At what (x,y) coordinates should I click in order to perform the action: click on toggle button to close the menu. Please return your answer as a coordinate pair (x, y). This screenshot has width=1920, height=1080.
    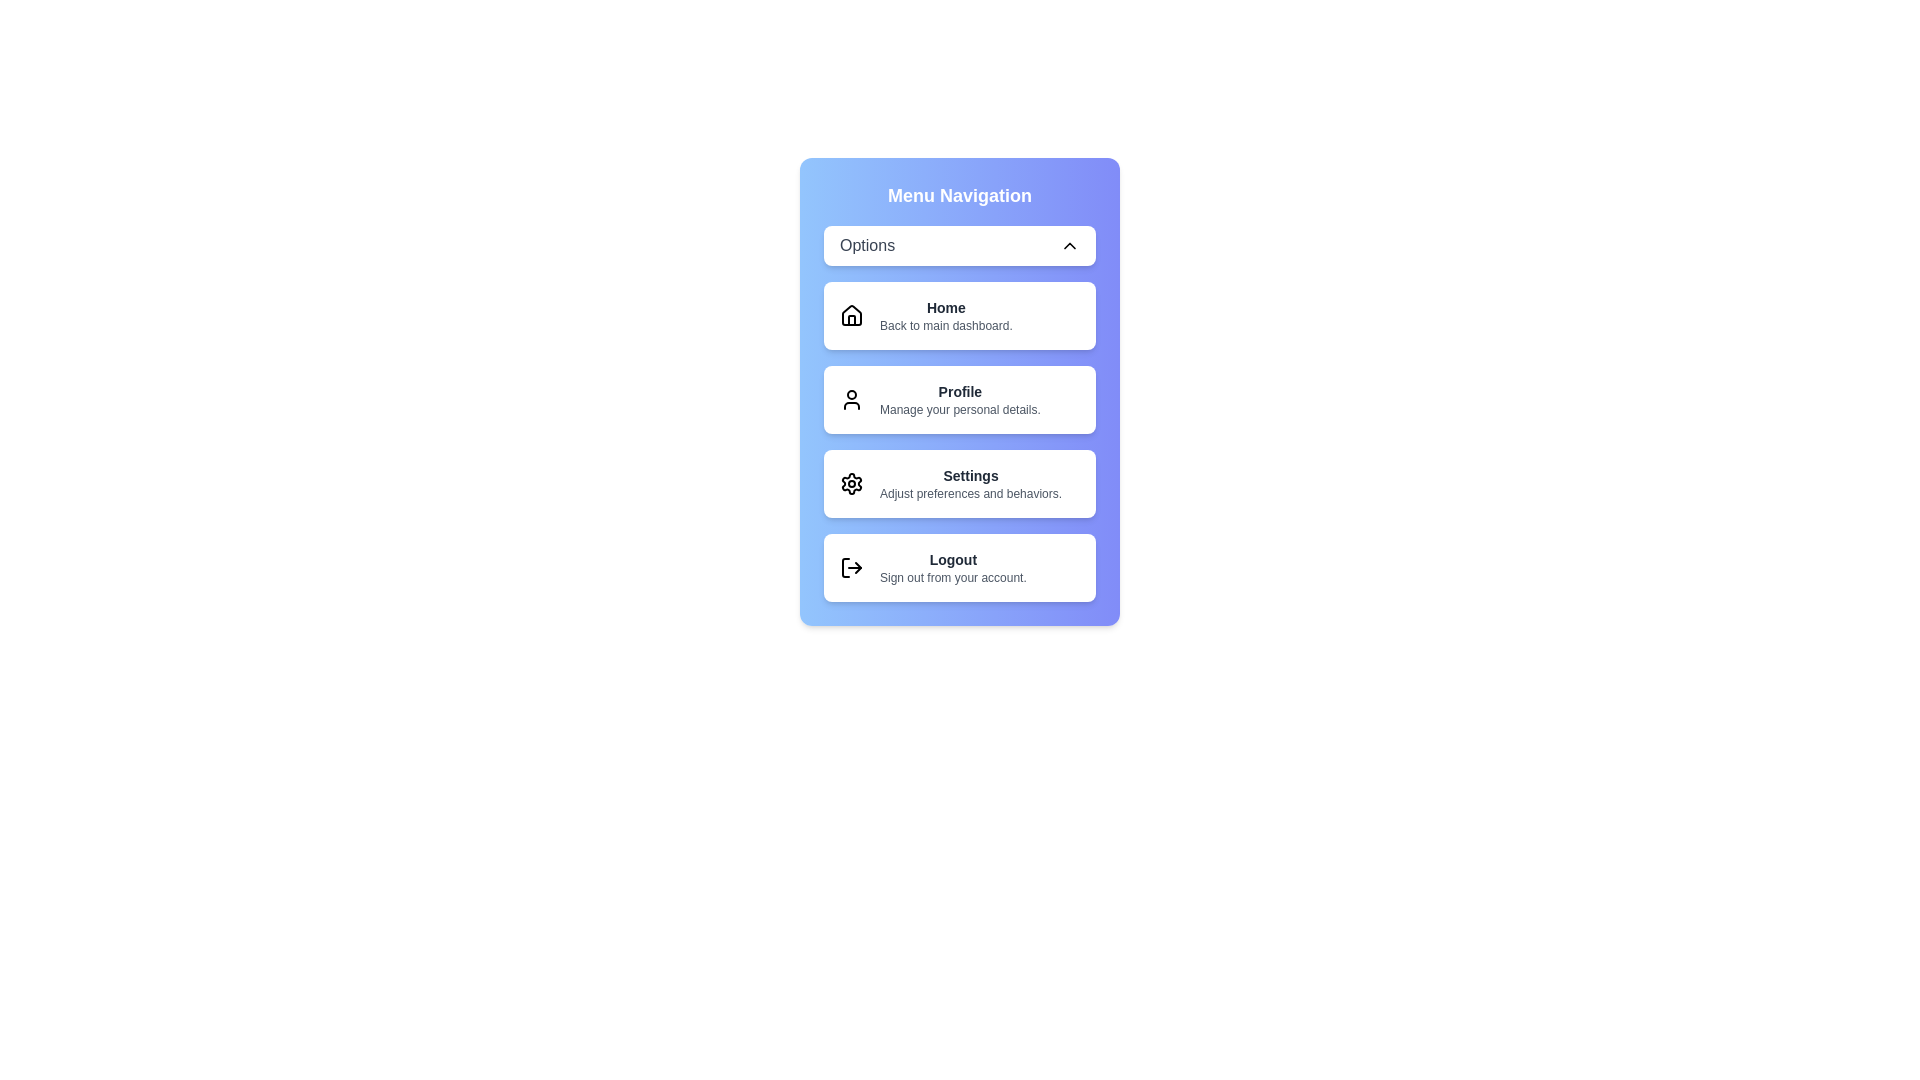
    Looking at the image, I should click on (960, 245).